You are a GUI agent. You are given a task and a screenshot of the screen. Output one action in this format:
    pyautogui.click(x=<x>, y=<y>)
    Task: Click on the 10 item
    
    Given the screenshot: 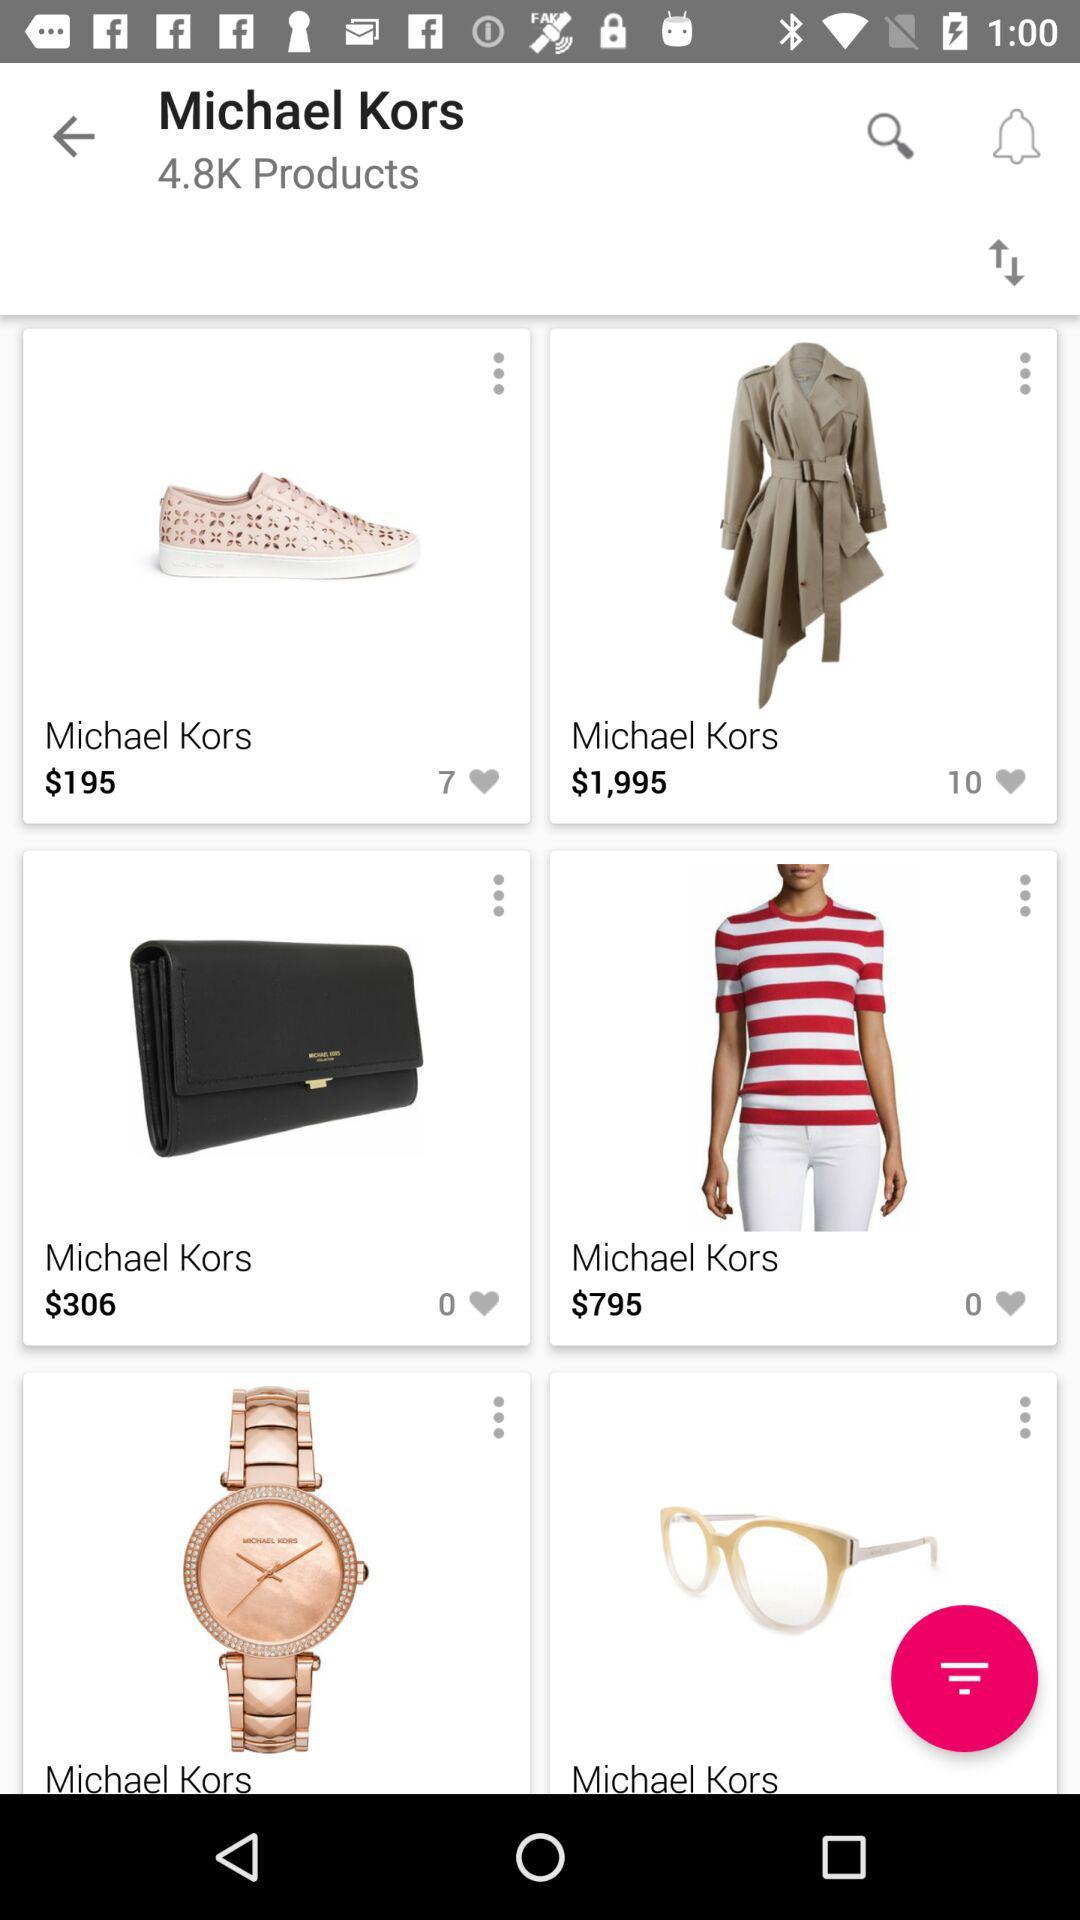 What is the action you would take?
    pyautogui.click(x=919, y=780)
    